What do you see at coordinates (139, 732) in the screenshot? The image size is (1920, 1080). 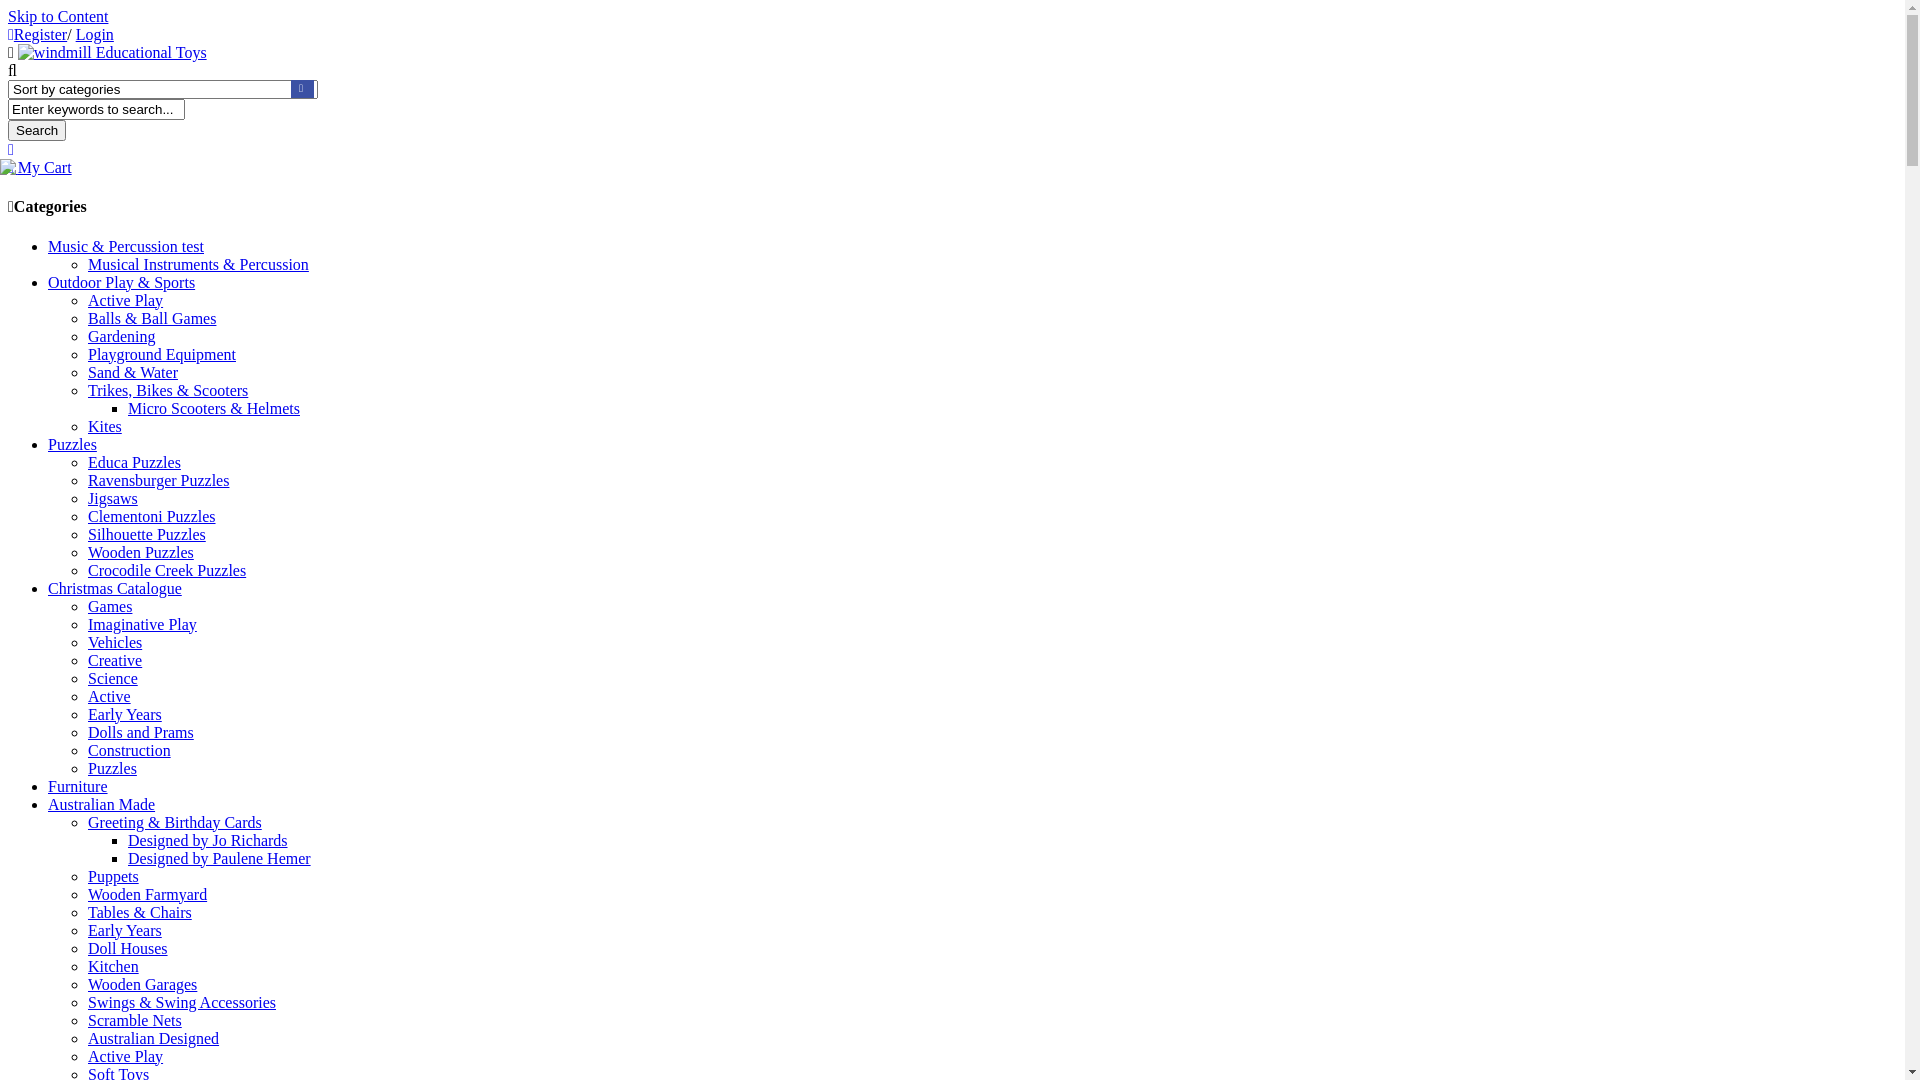 I see `'Dolls and Prams'` at bounding box center [139, 732].